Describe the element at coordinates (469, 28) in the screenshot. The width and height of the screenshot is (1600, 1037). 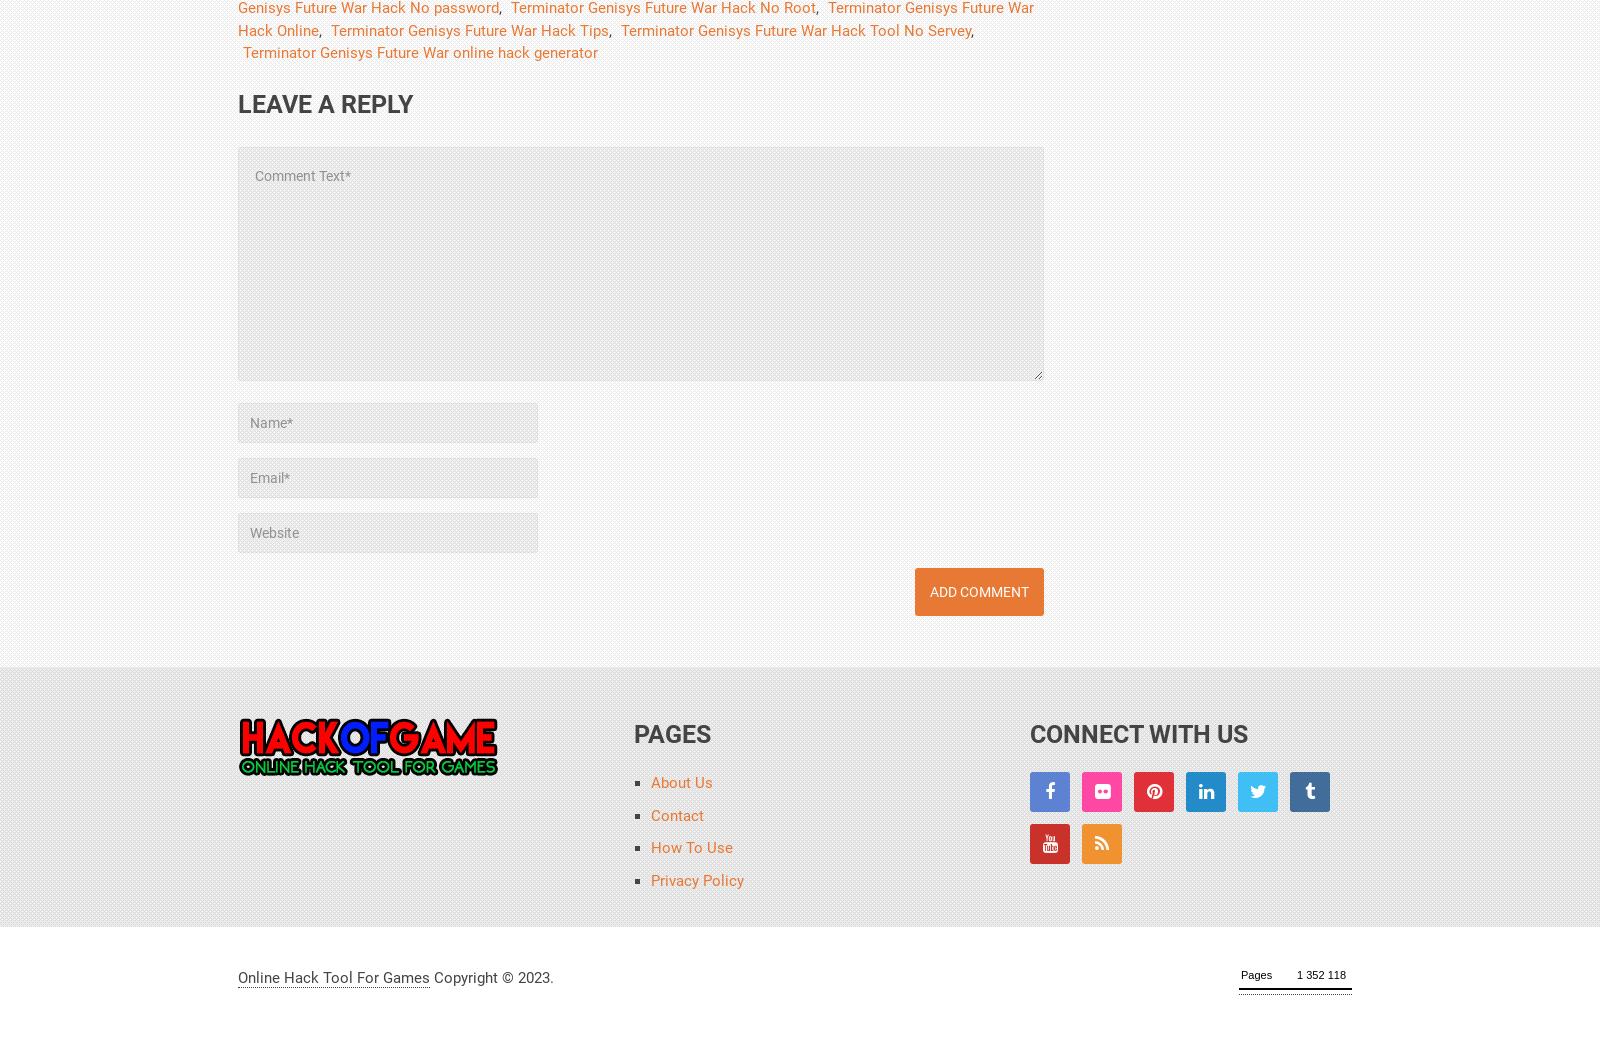
I see `'Terminator Genisys Future War Hack Tips'` at that location.